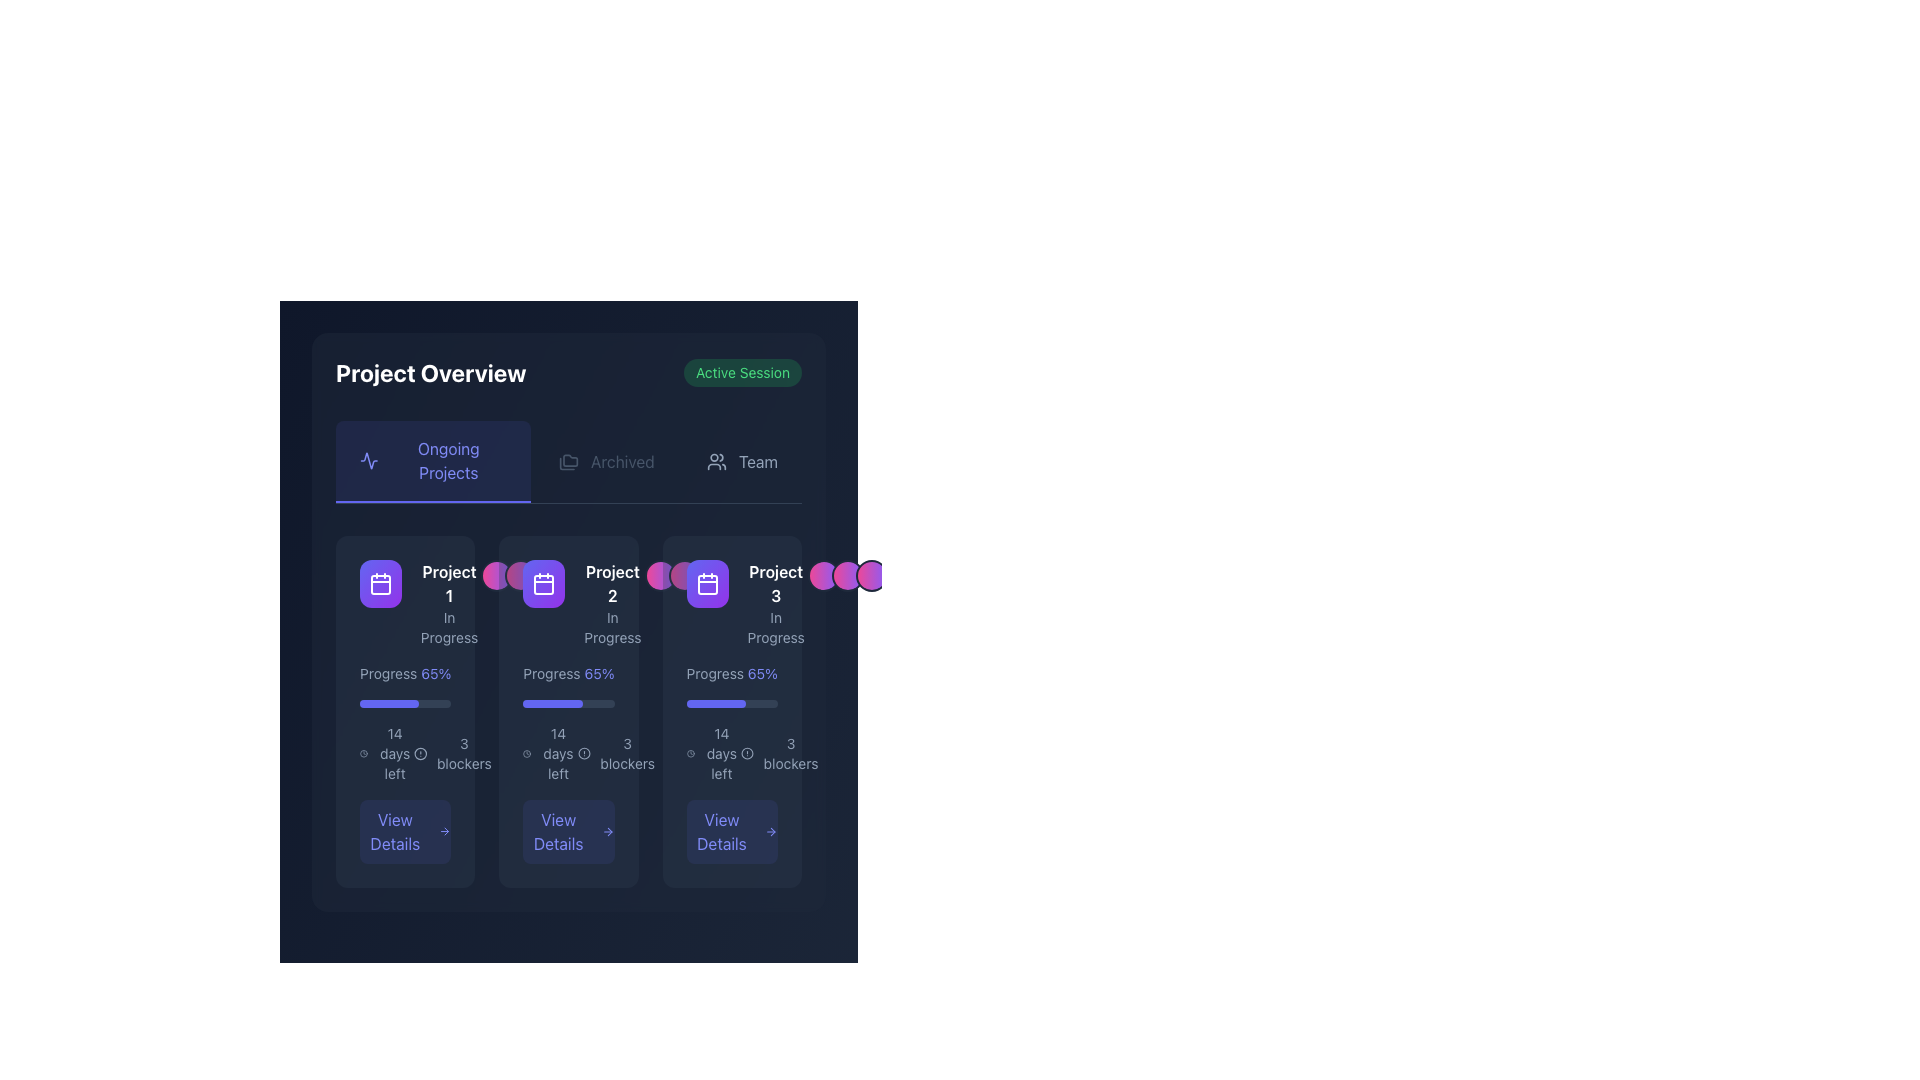 The image size is (1920, 1080). I want to click on the alert represented by the circular icon outlined in white, which contains a centered exclamation mark, located next to the '3 blockers' text in the third project card of the 'Ongoing Projects' section, so click(583, 753).